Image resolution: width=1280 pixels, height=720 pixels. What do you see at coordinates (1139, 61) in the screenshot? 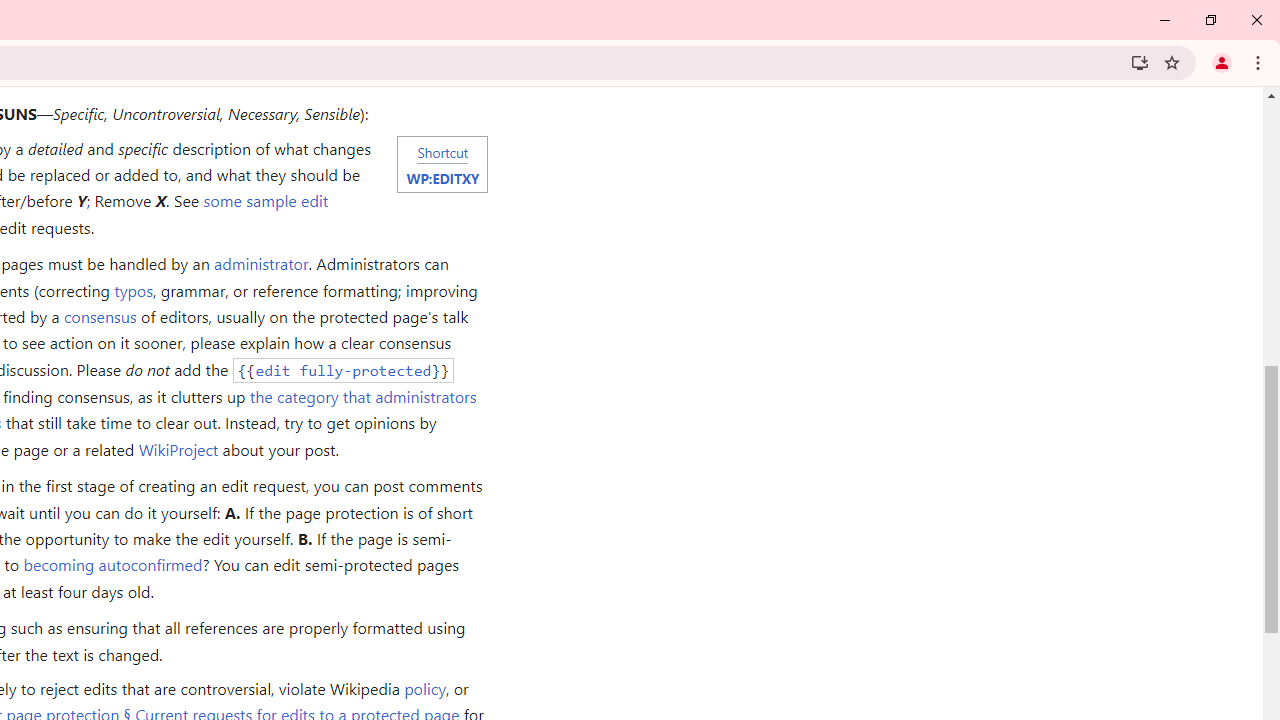
I see `'Install Wikipedia'` at bounding box center [1139, 61].